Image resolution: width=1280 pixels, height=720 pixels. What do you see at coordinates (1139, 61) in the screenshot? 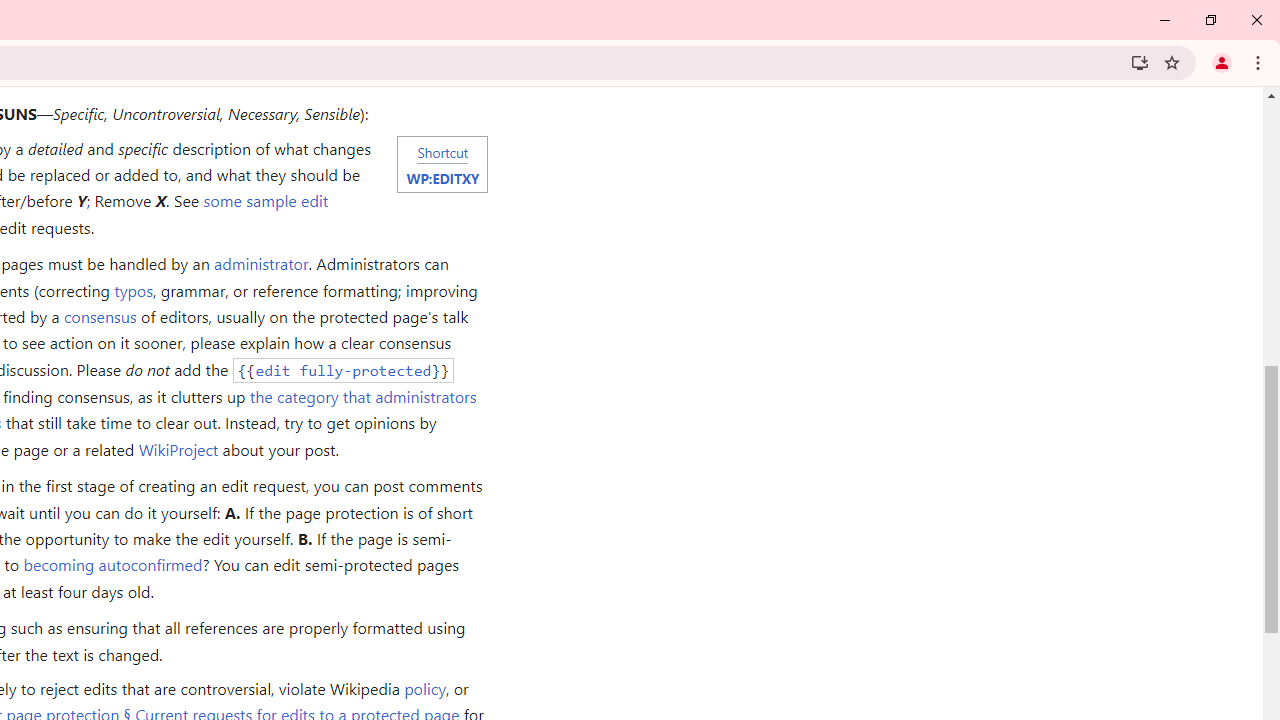
I see `'Install Wikipedia'` at bounding box center [1139, 61].